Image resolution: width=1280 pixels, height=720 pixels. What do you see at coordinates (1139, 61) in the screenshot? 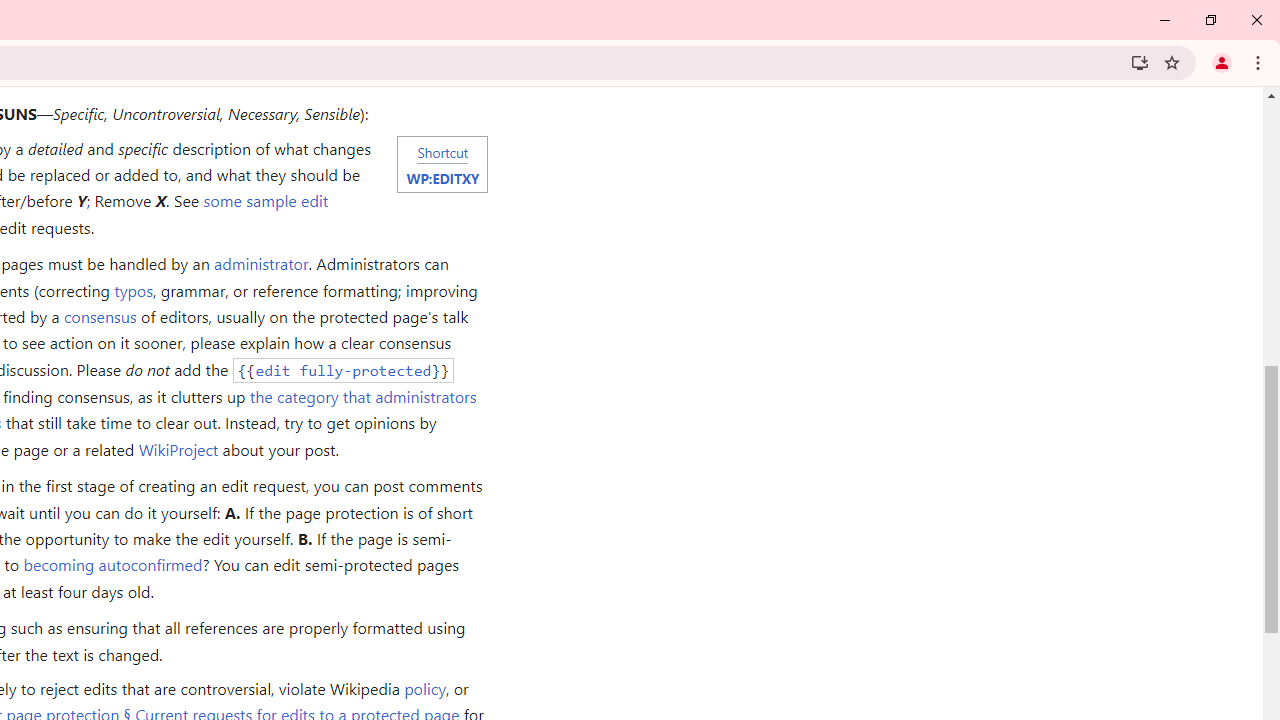
I see `'Install Wikipedia'` at bounding box center [1139, 61].